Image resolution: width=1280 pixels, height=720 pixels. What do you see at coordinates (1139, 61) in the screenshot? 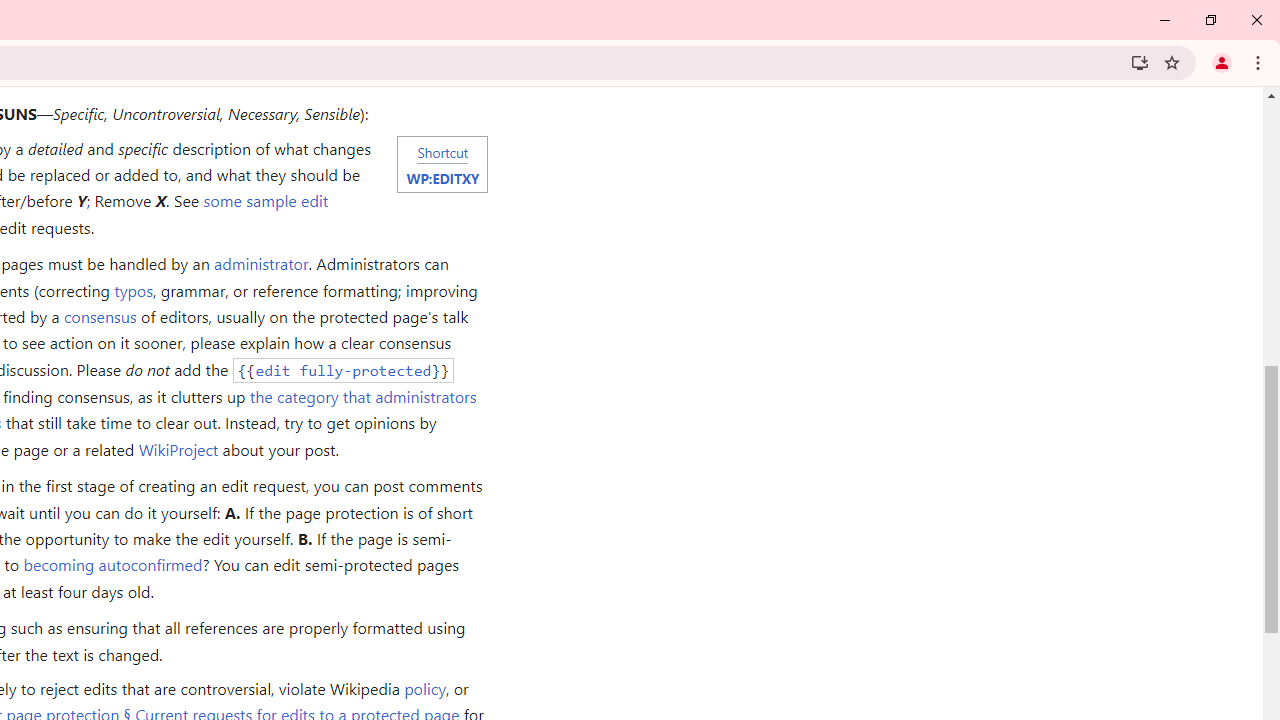
I see `'Install Wikipedia'` at bounding box center [1139, 61].